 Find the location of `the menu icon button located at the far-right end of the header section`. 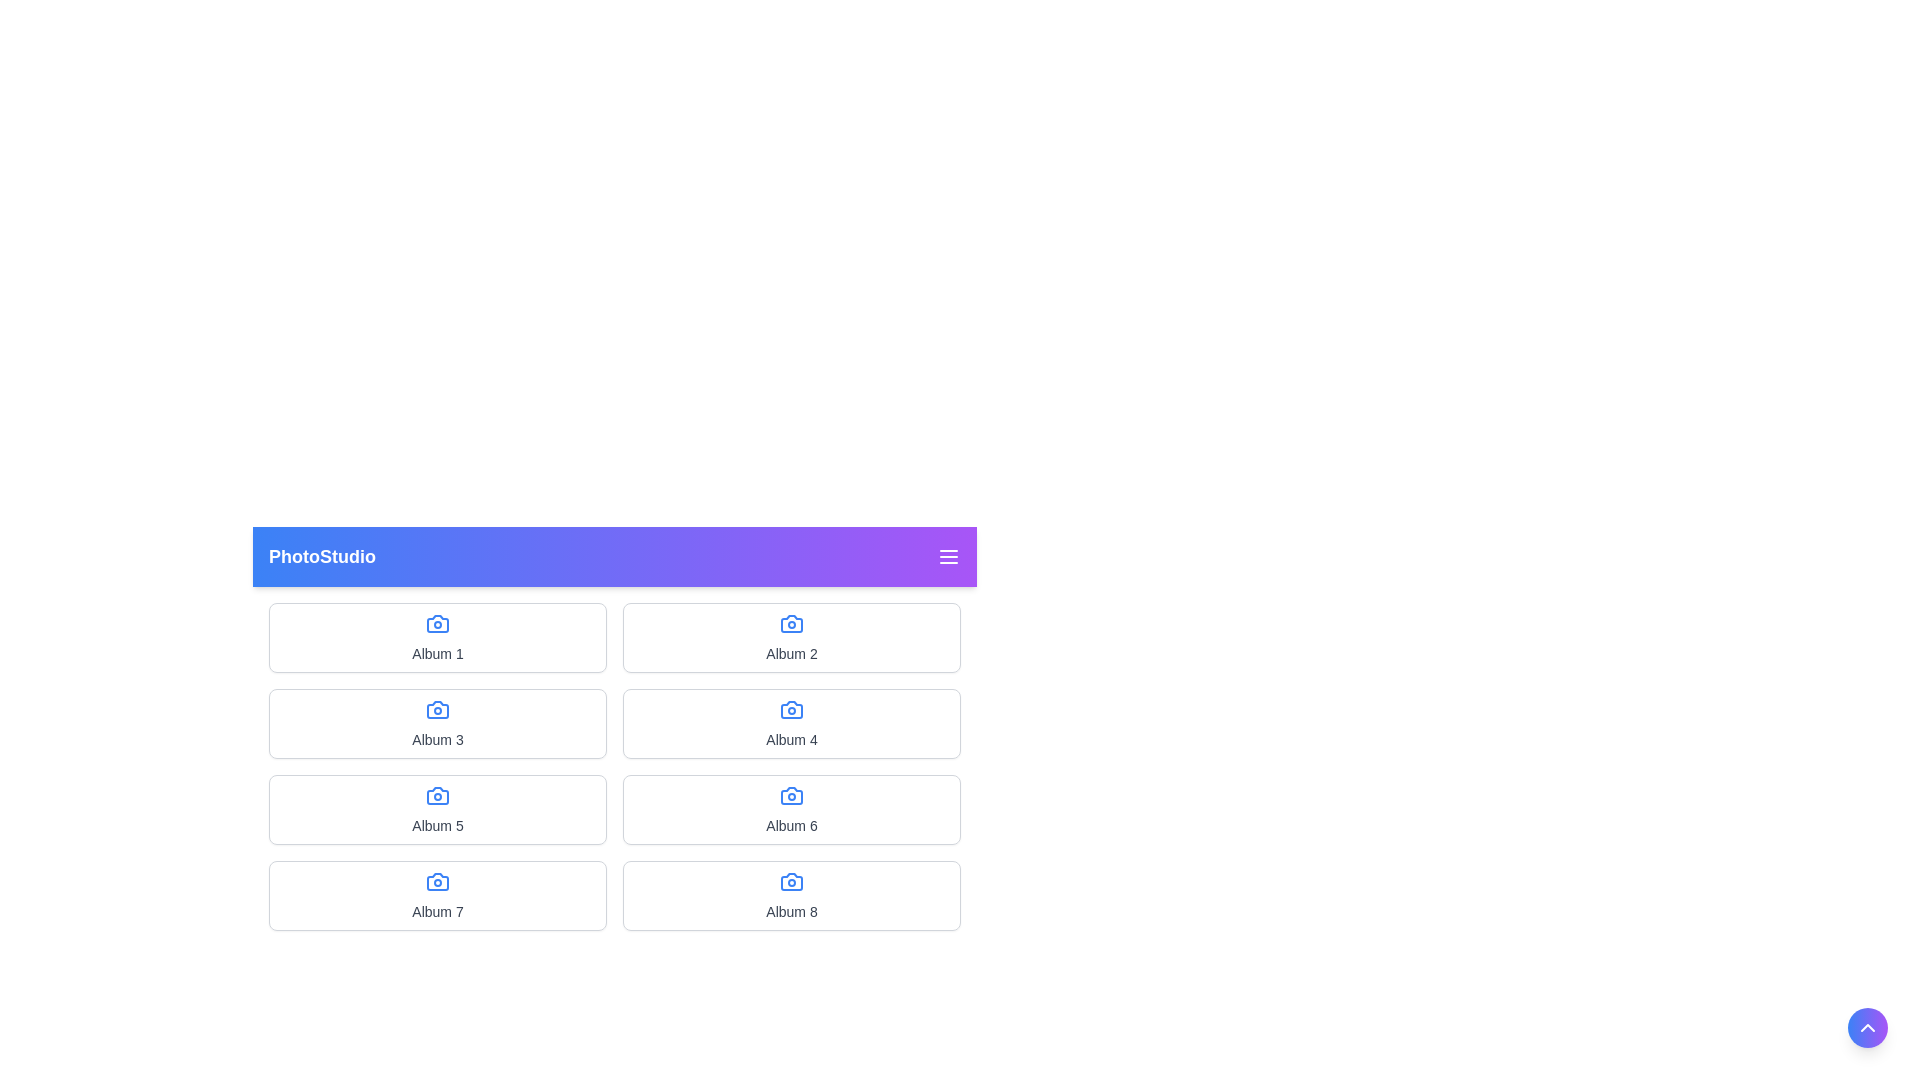

the menu icon button located at the far-right end of the header section is located at coordinates (948, 556).